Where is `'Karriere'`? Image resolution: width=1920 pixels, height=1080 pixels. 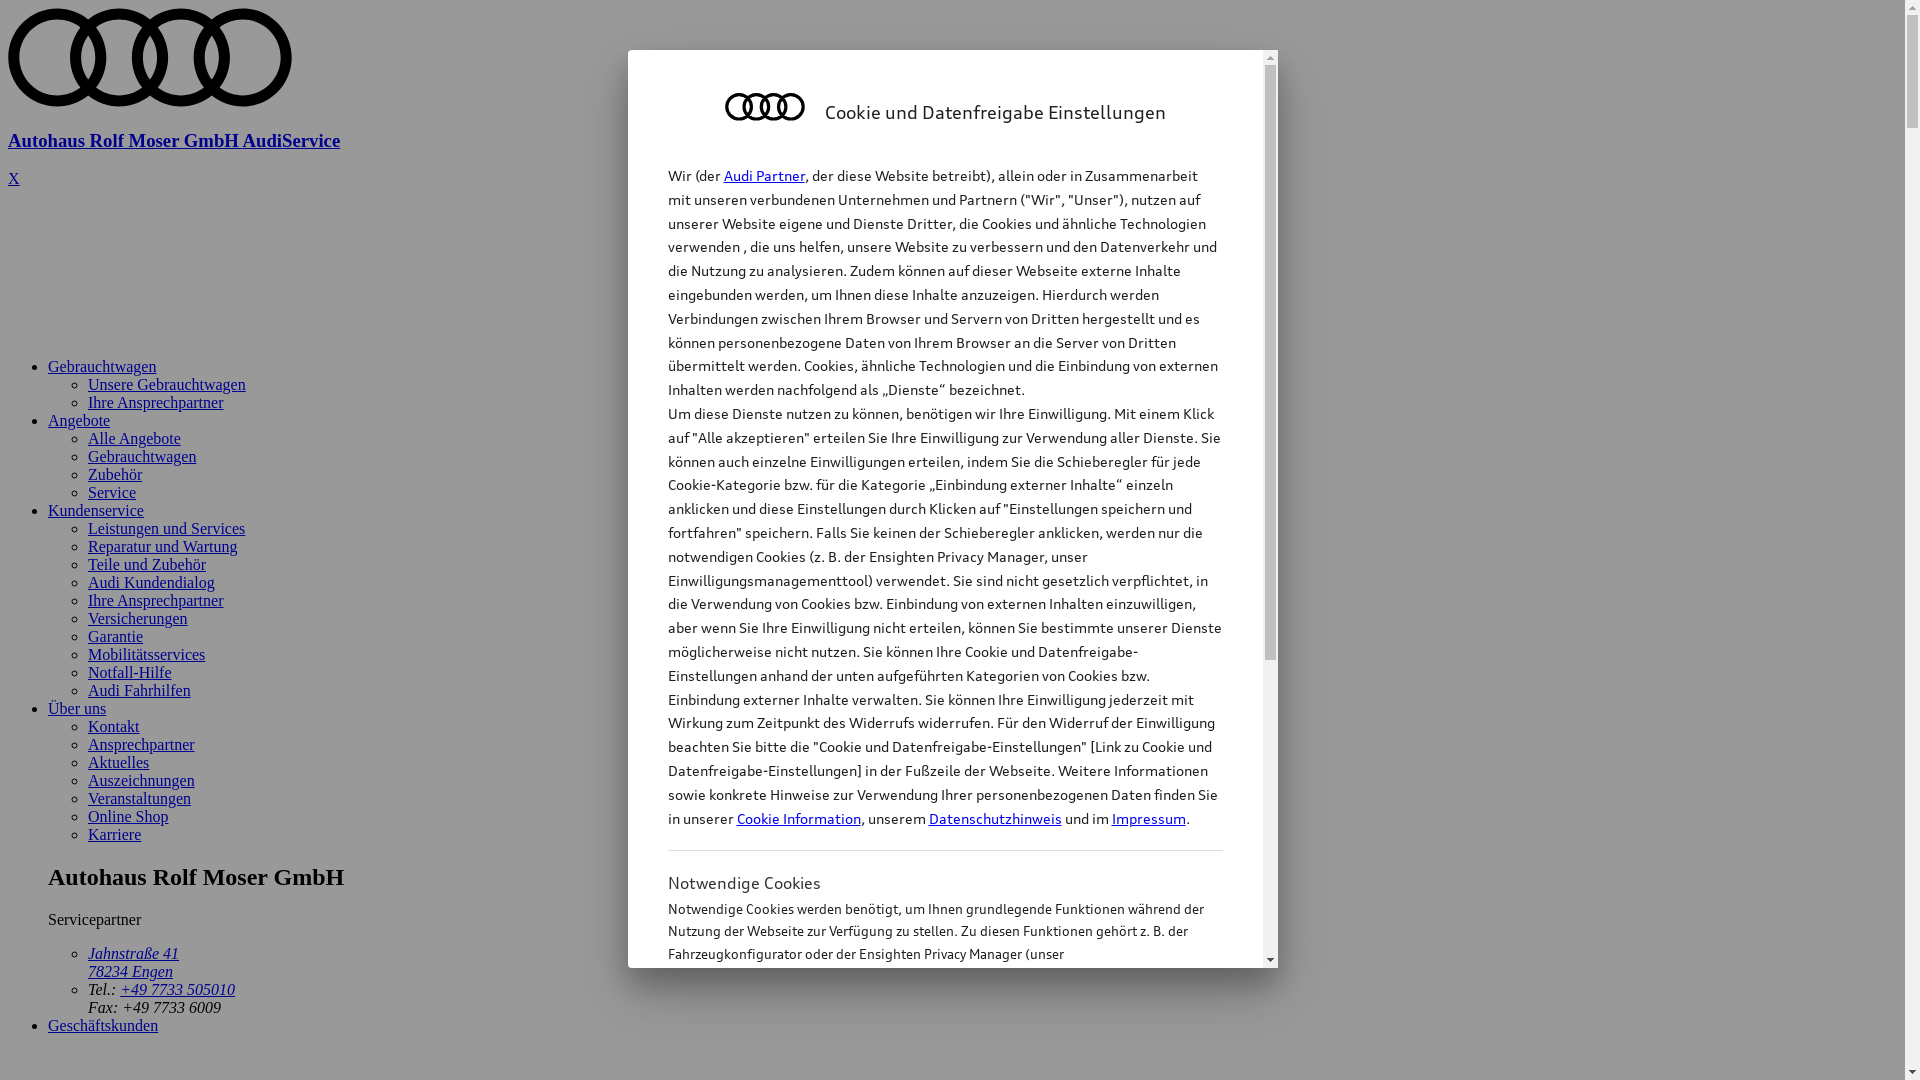 'Karriere' is located at coordinates (113, 834).